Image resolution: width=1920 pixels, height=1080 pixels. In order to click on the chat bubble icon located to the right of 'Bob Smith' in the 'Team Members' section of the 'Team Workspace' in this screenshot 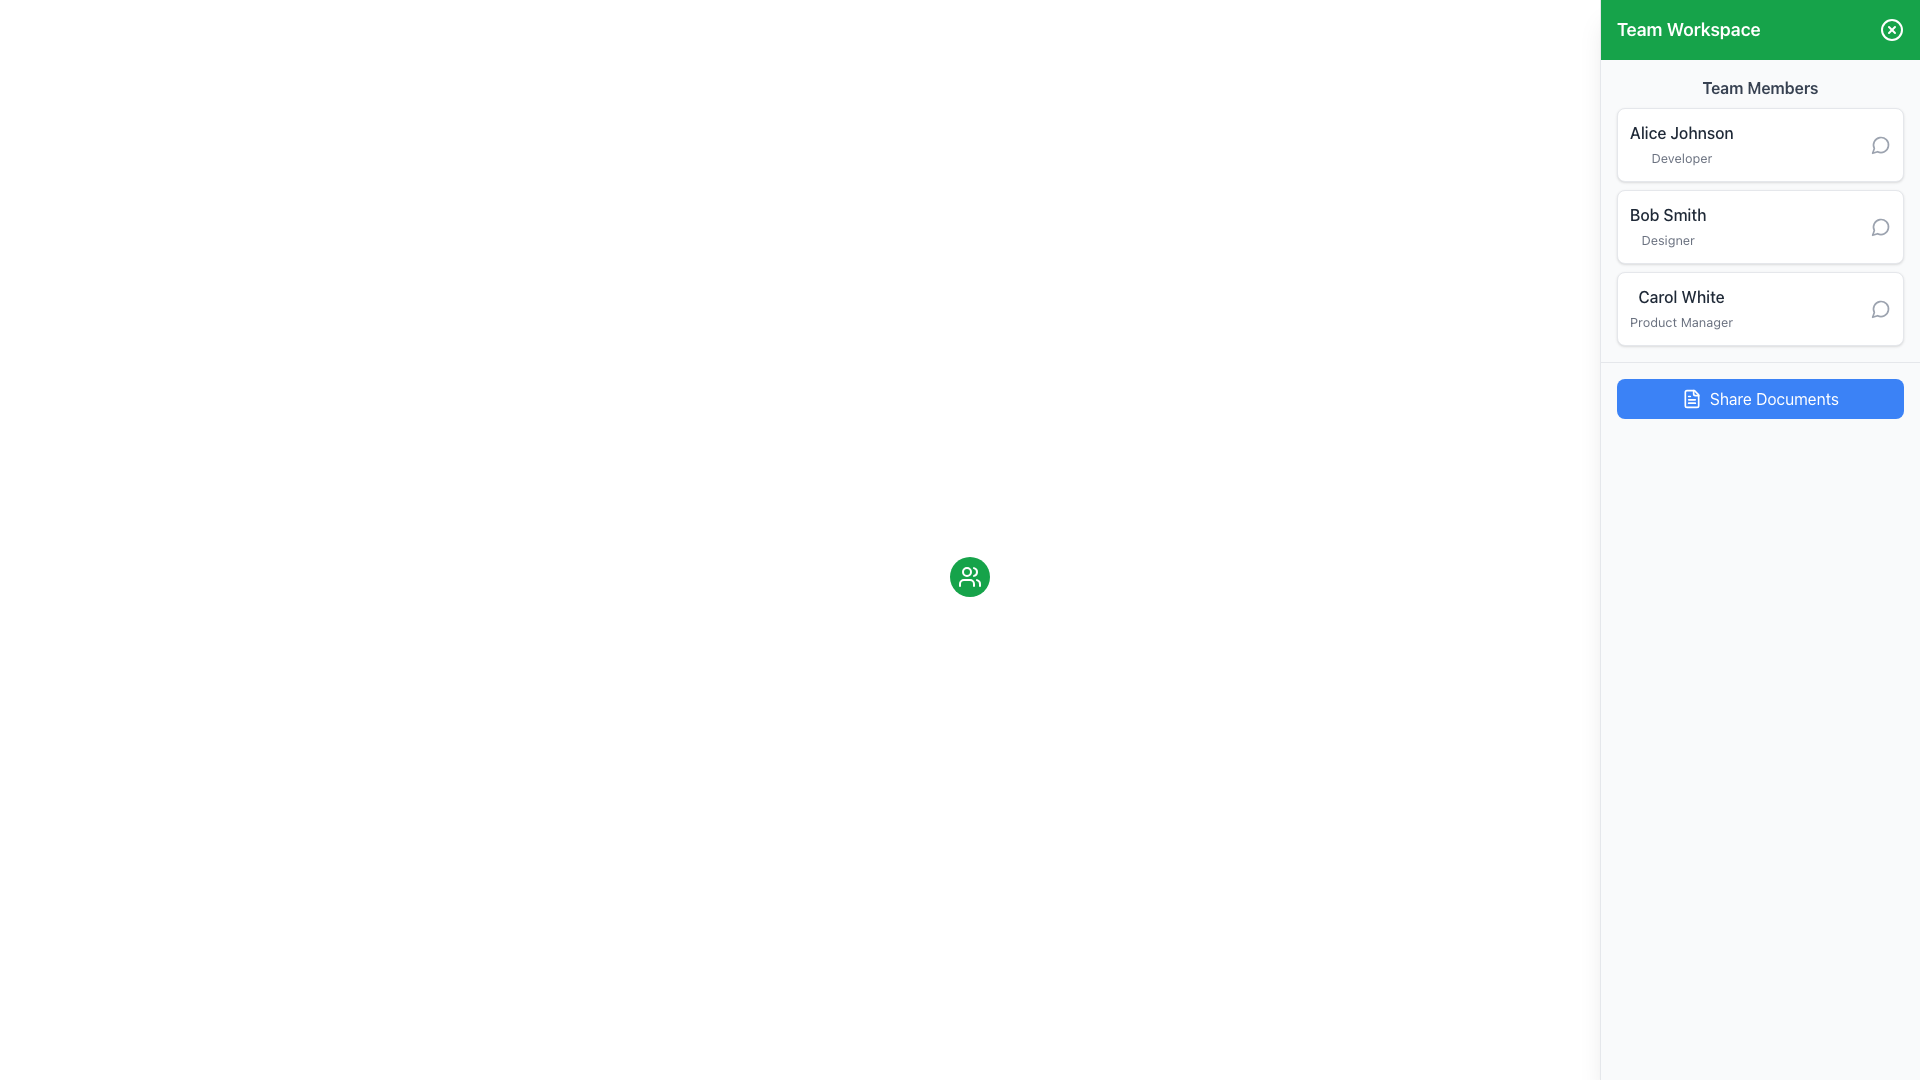, I will do `click(1879, 226)`.